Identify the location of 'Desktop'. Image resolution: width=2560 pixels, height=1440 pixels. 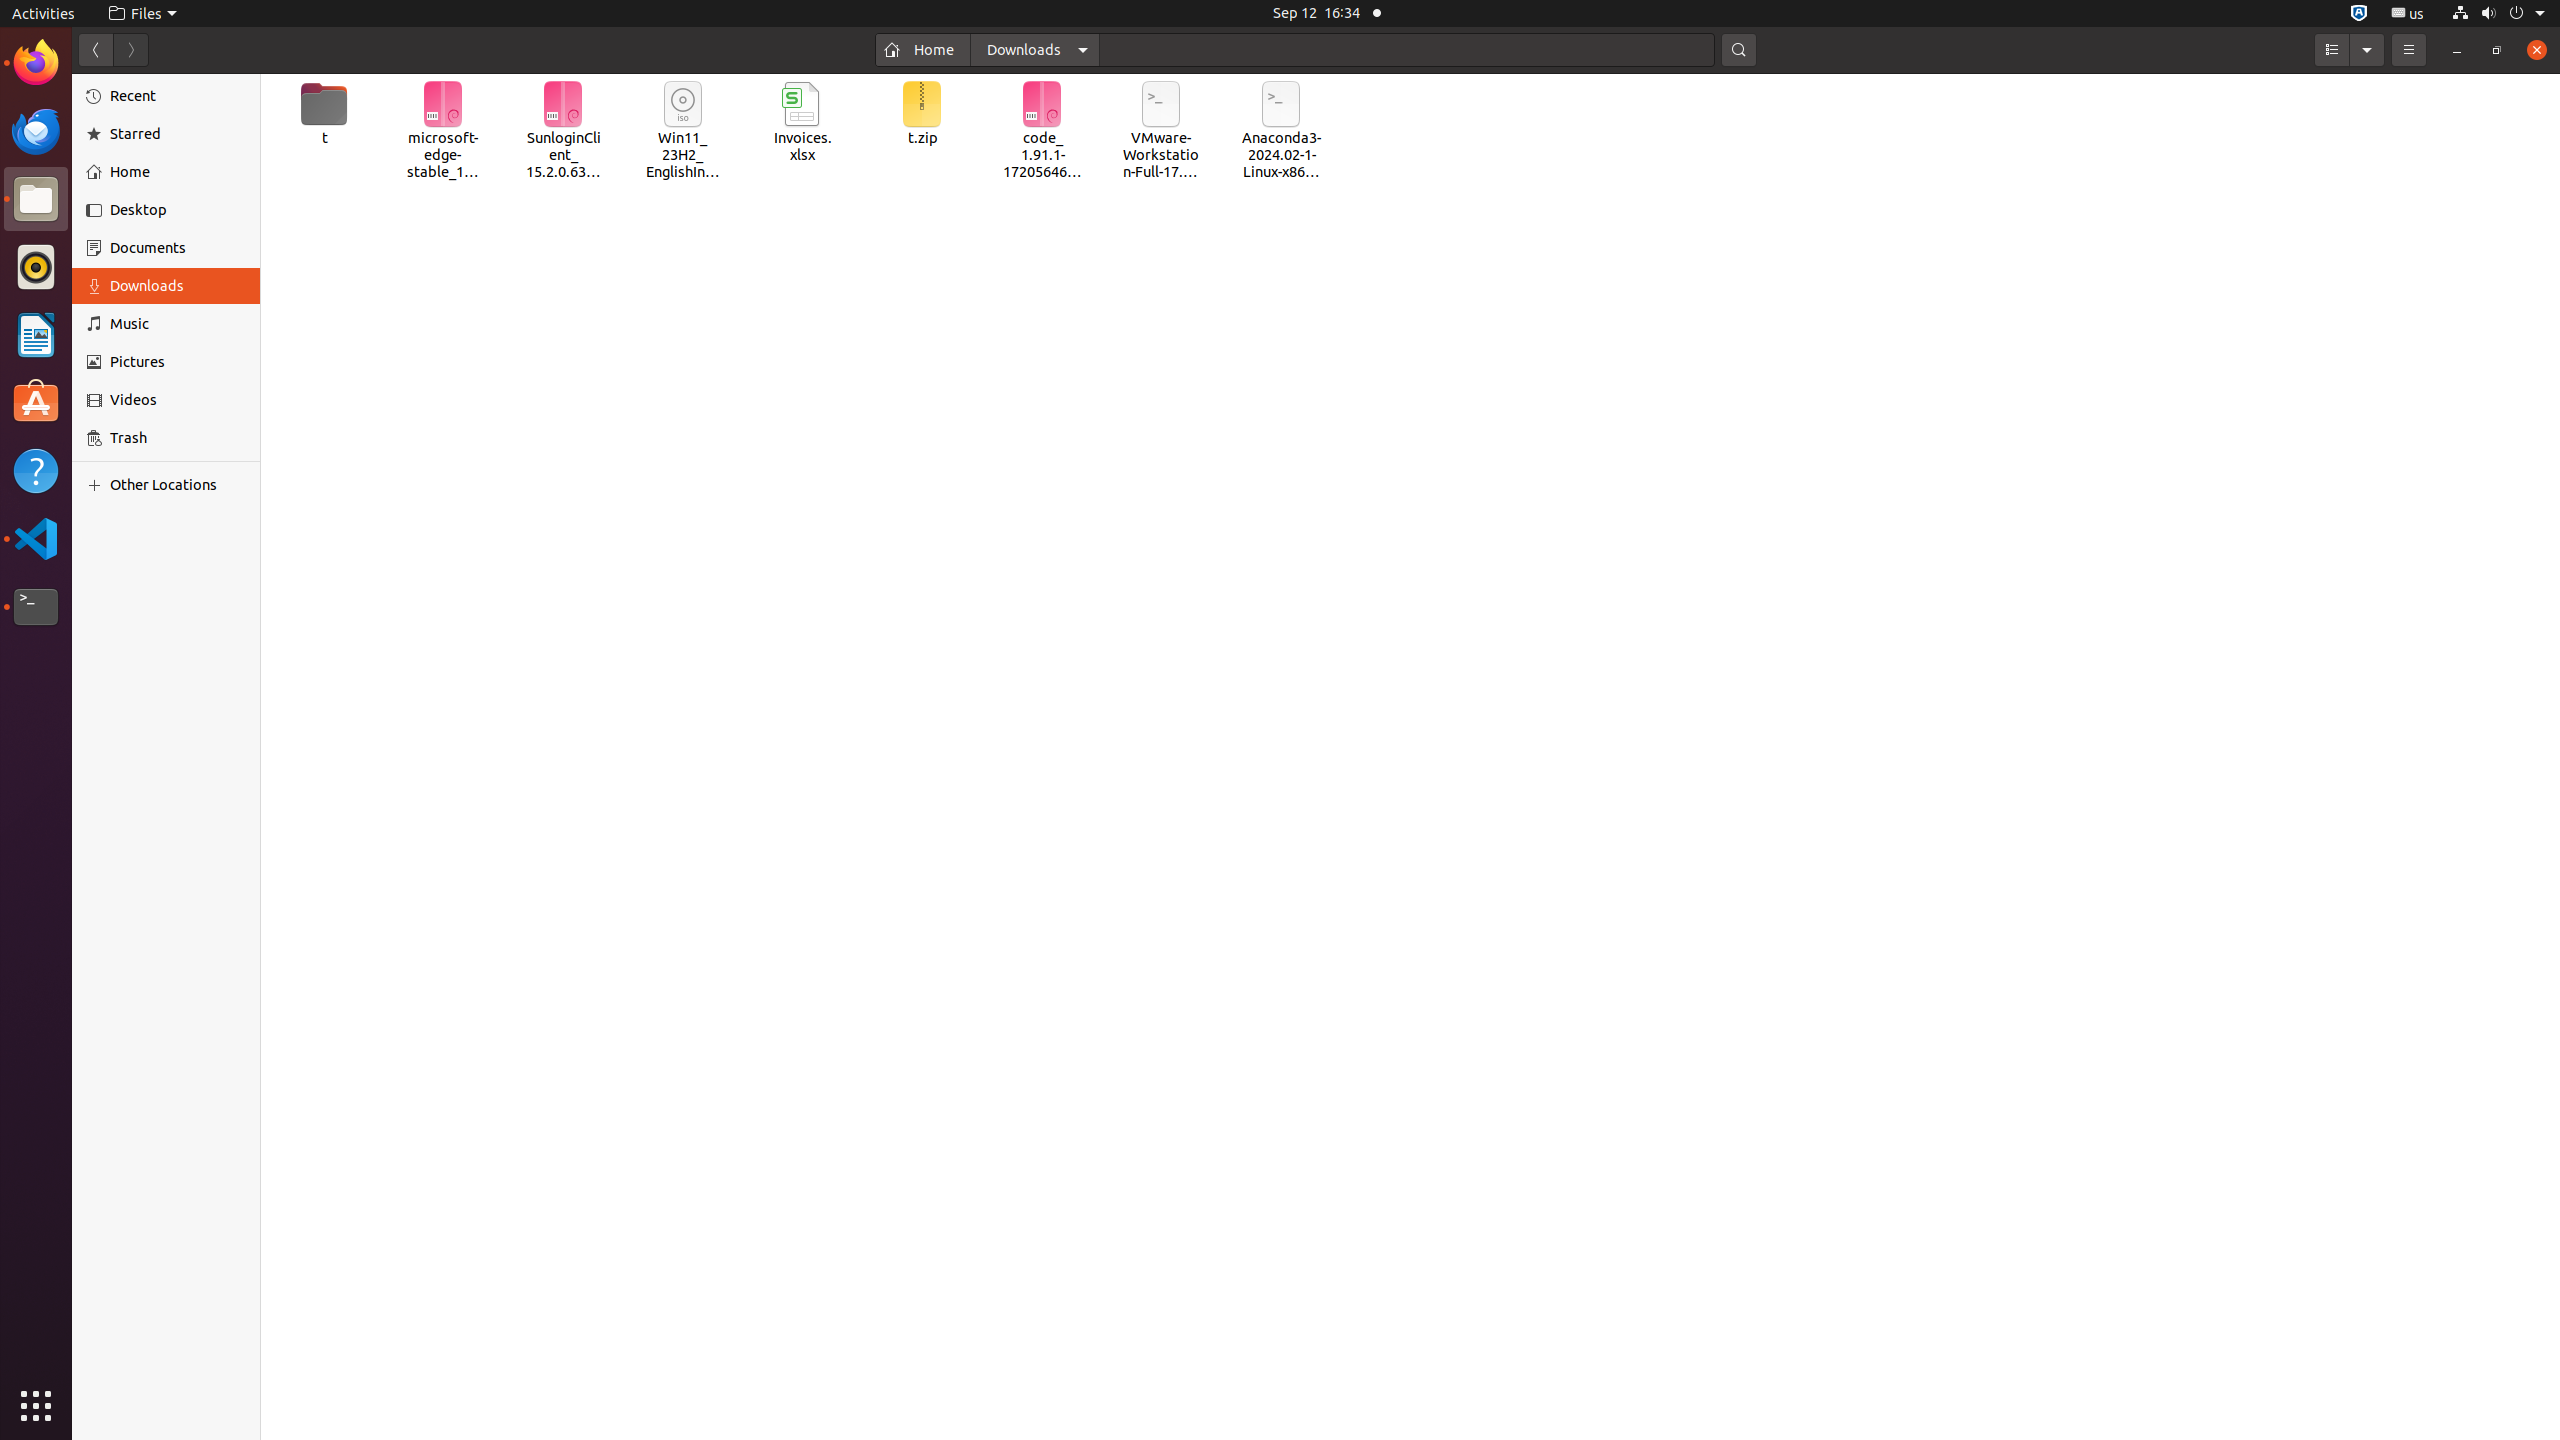
(176, 208).